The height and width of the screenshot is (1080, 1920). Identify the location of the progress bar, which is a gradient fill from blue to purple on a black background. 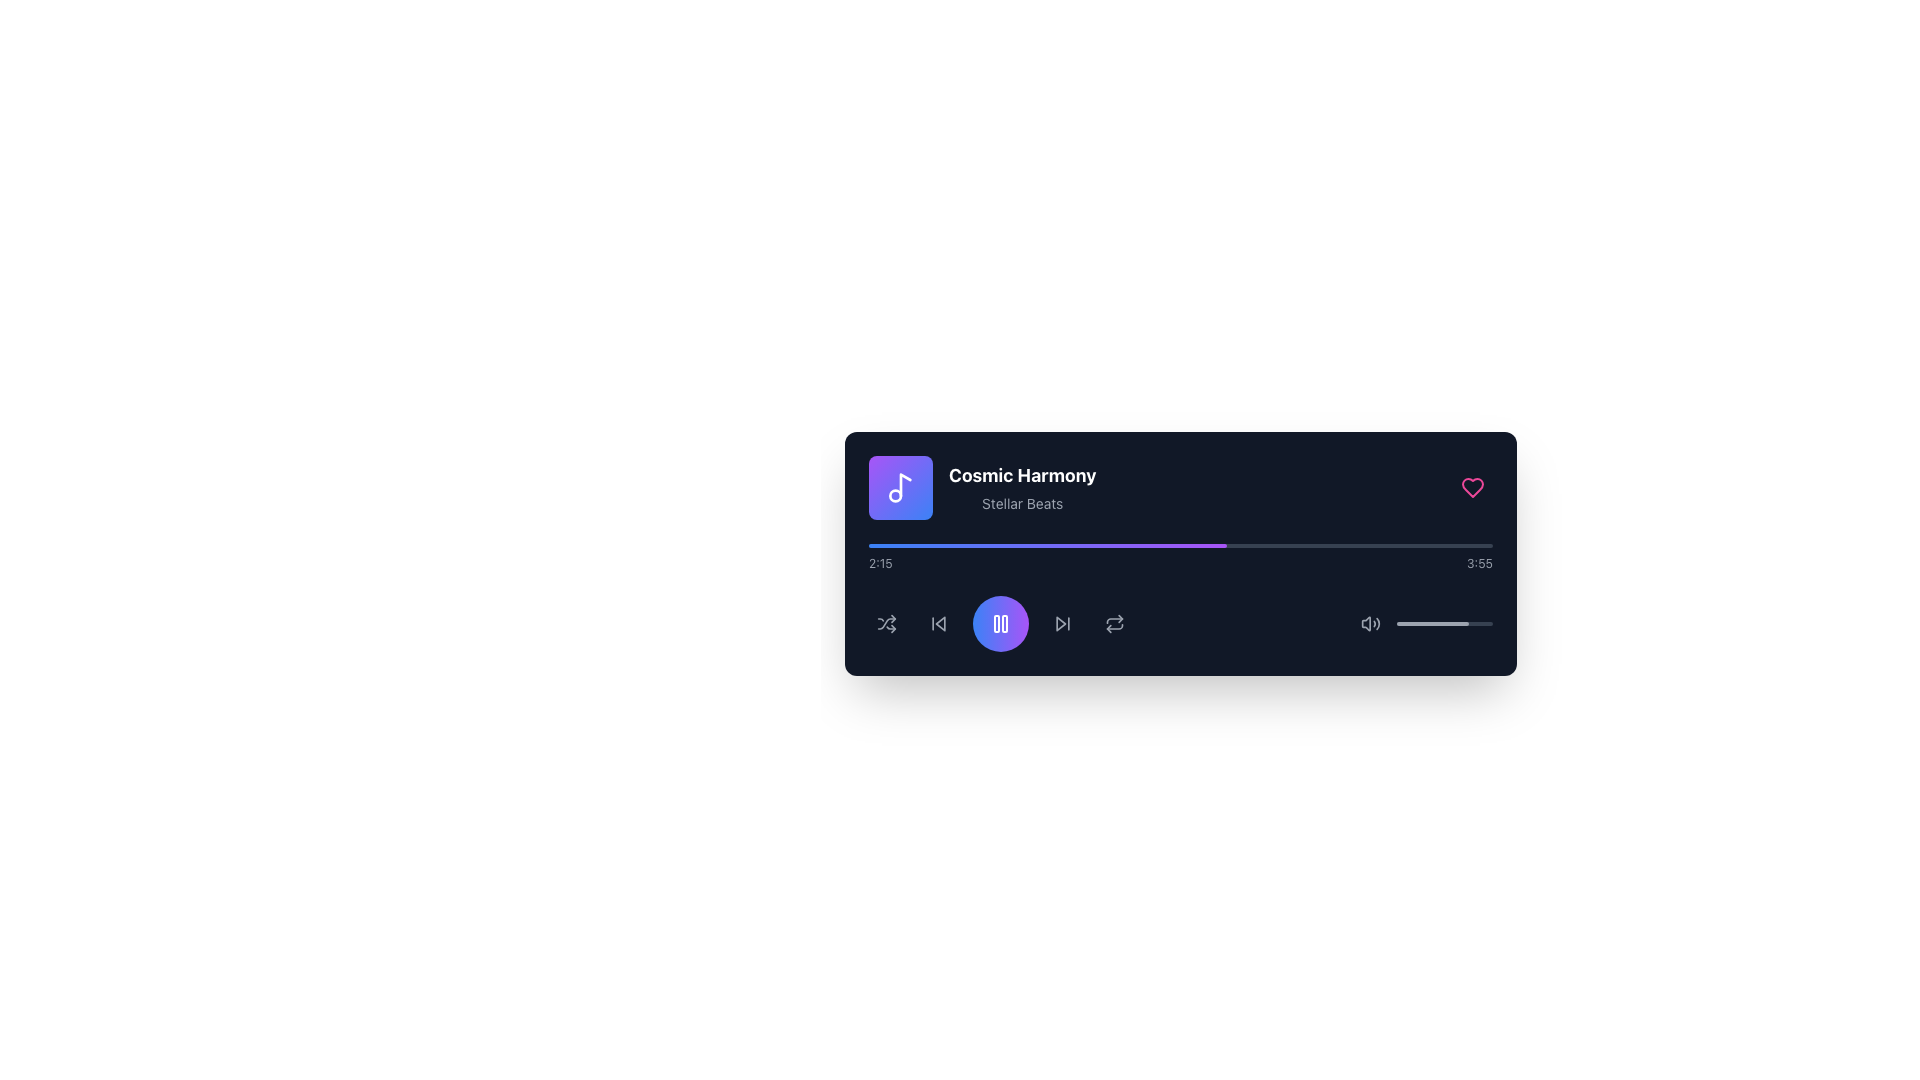
(1180, 558).